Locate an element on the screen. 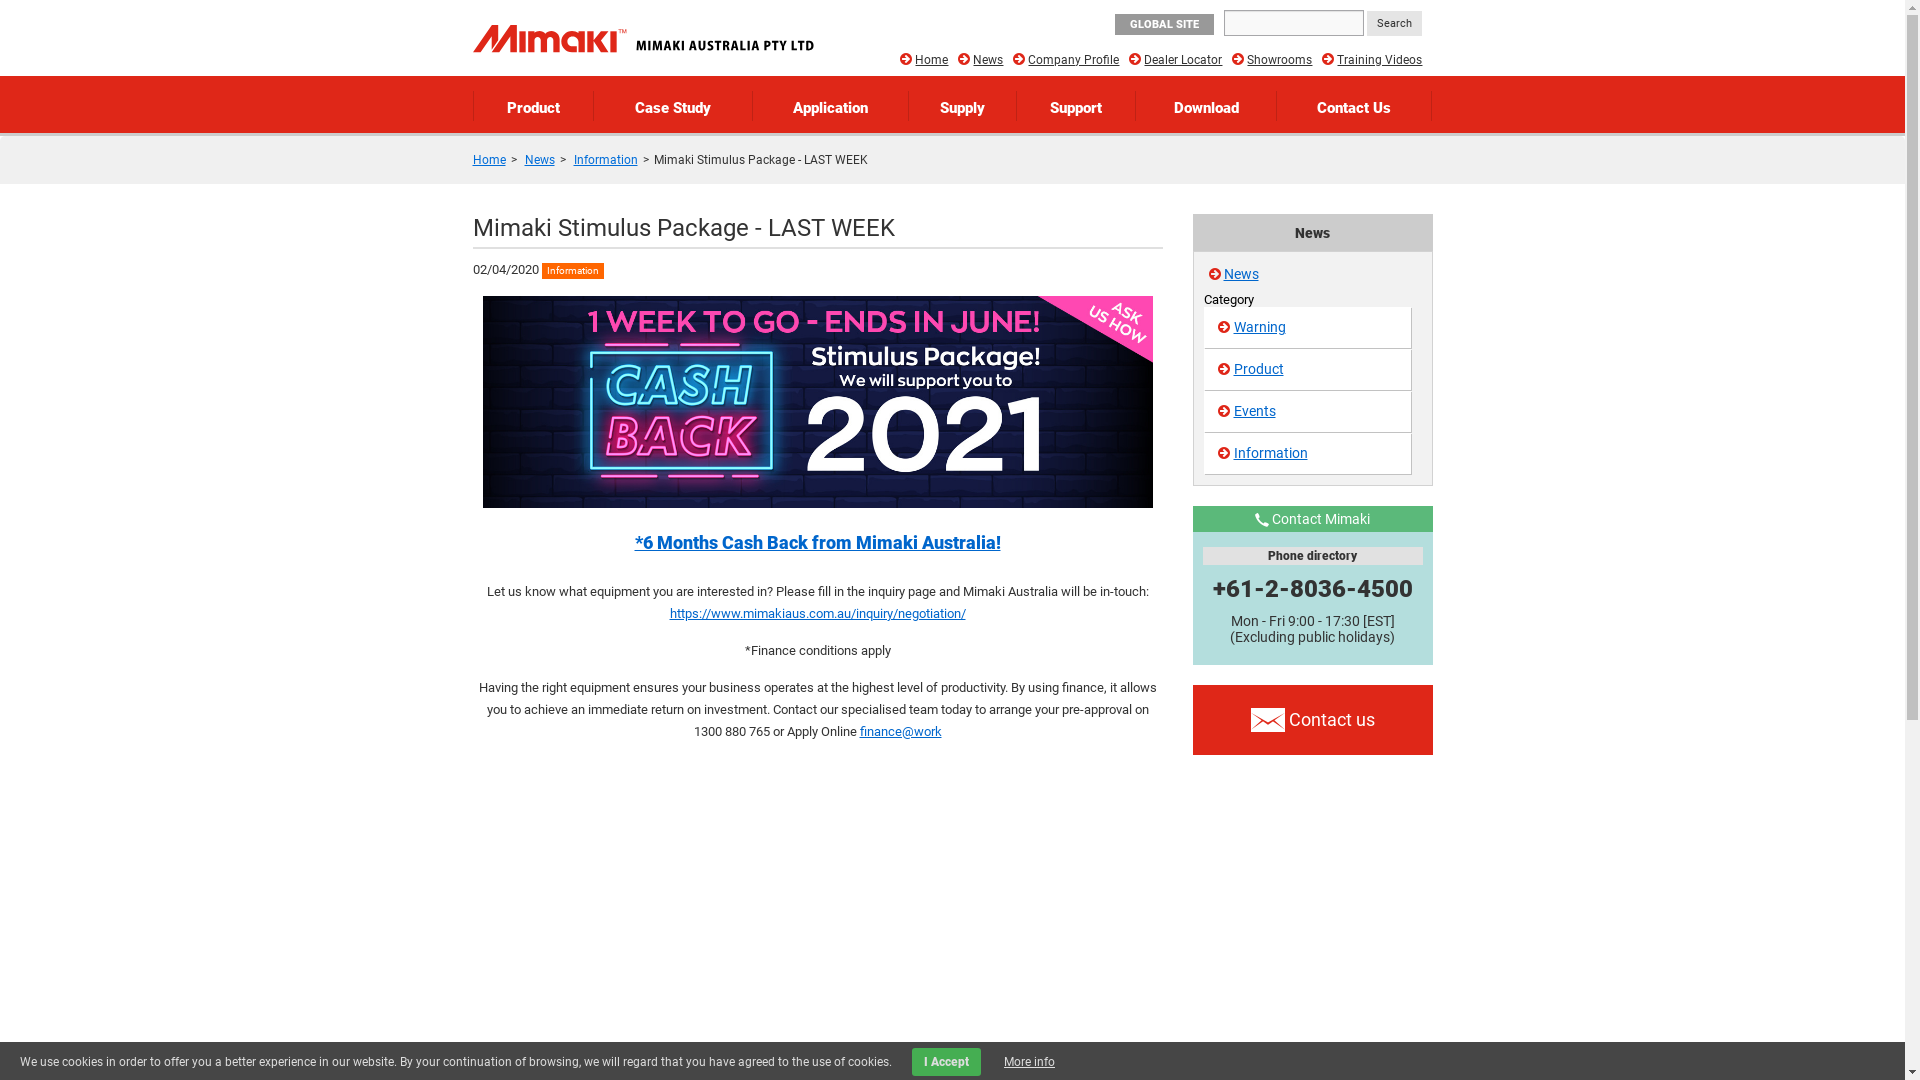  '*6 Months Cash Back from Mimaki Australia!' is located at coordinates (816, 542).